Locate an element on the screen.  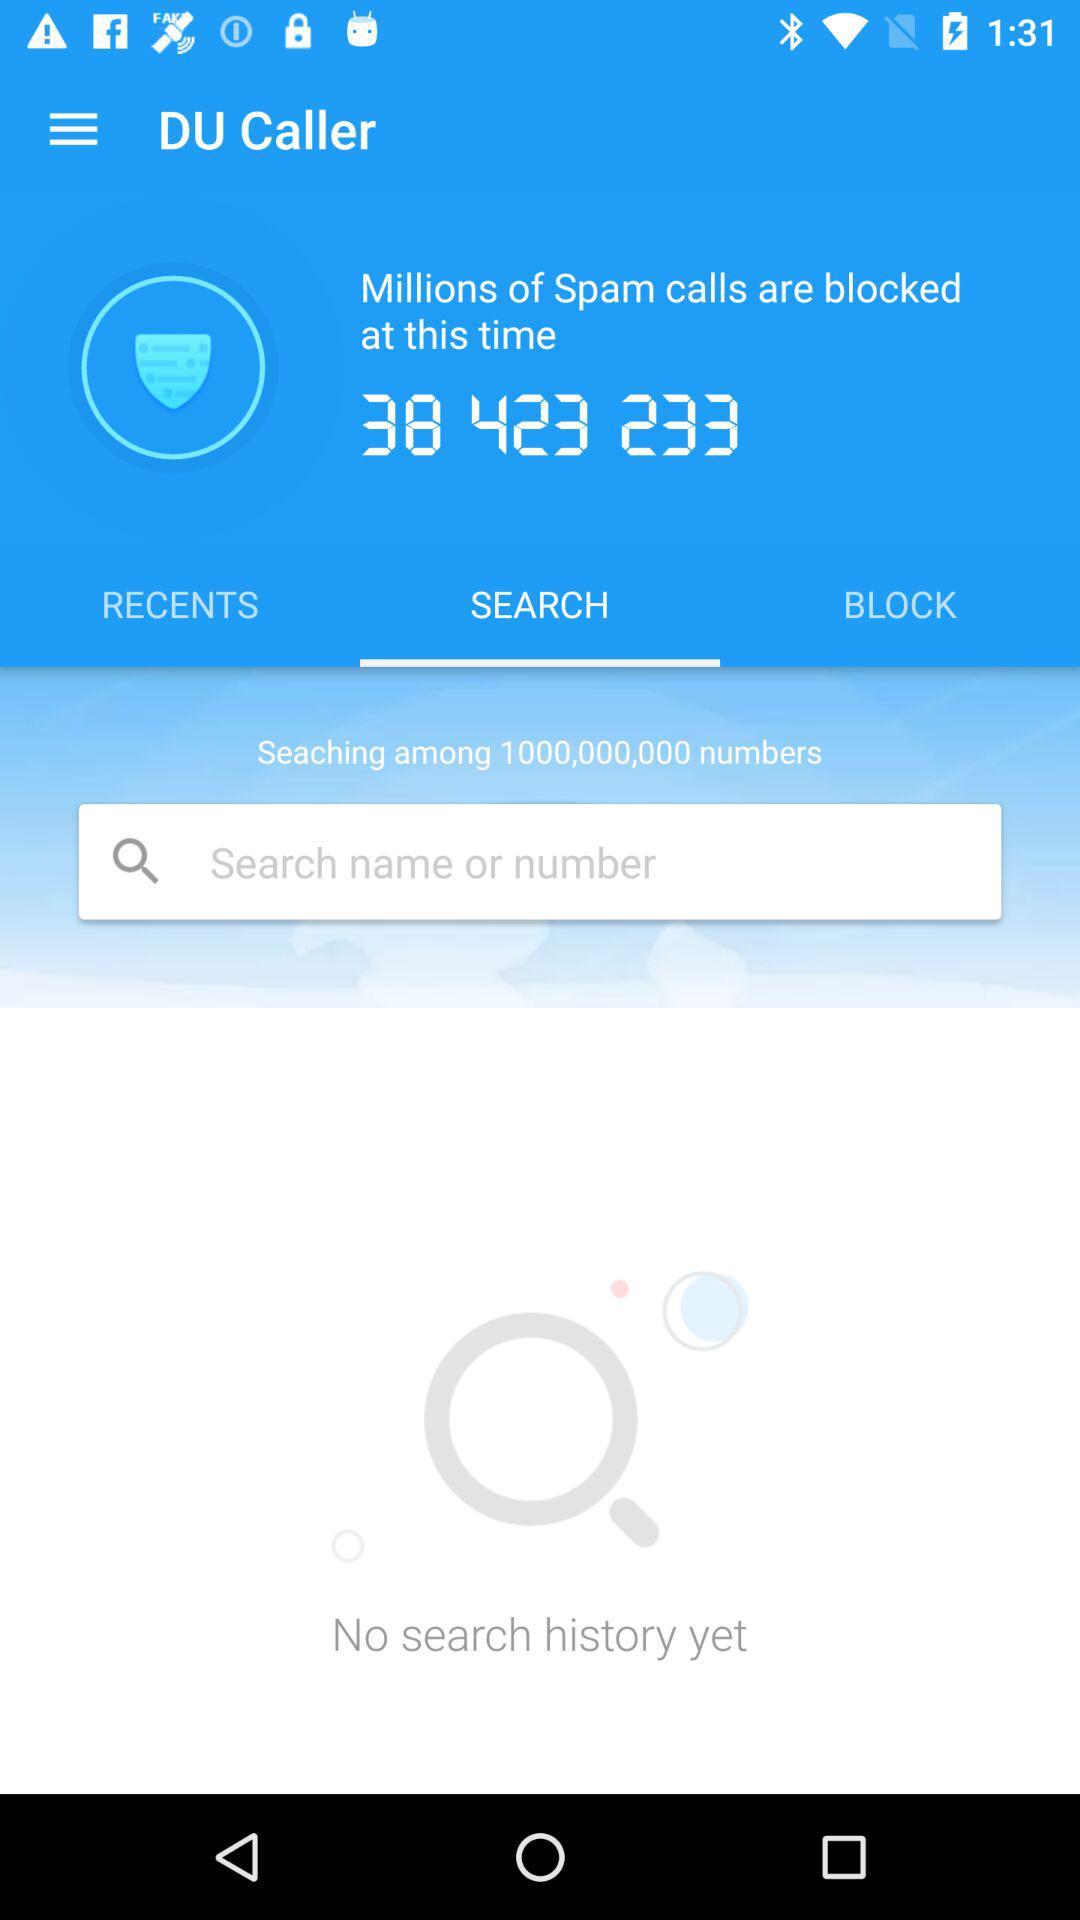
recents is located at coordinates (180, 602).